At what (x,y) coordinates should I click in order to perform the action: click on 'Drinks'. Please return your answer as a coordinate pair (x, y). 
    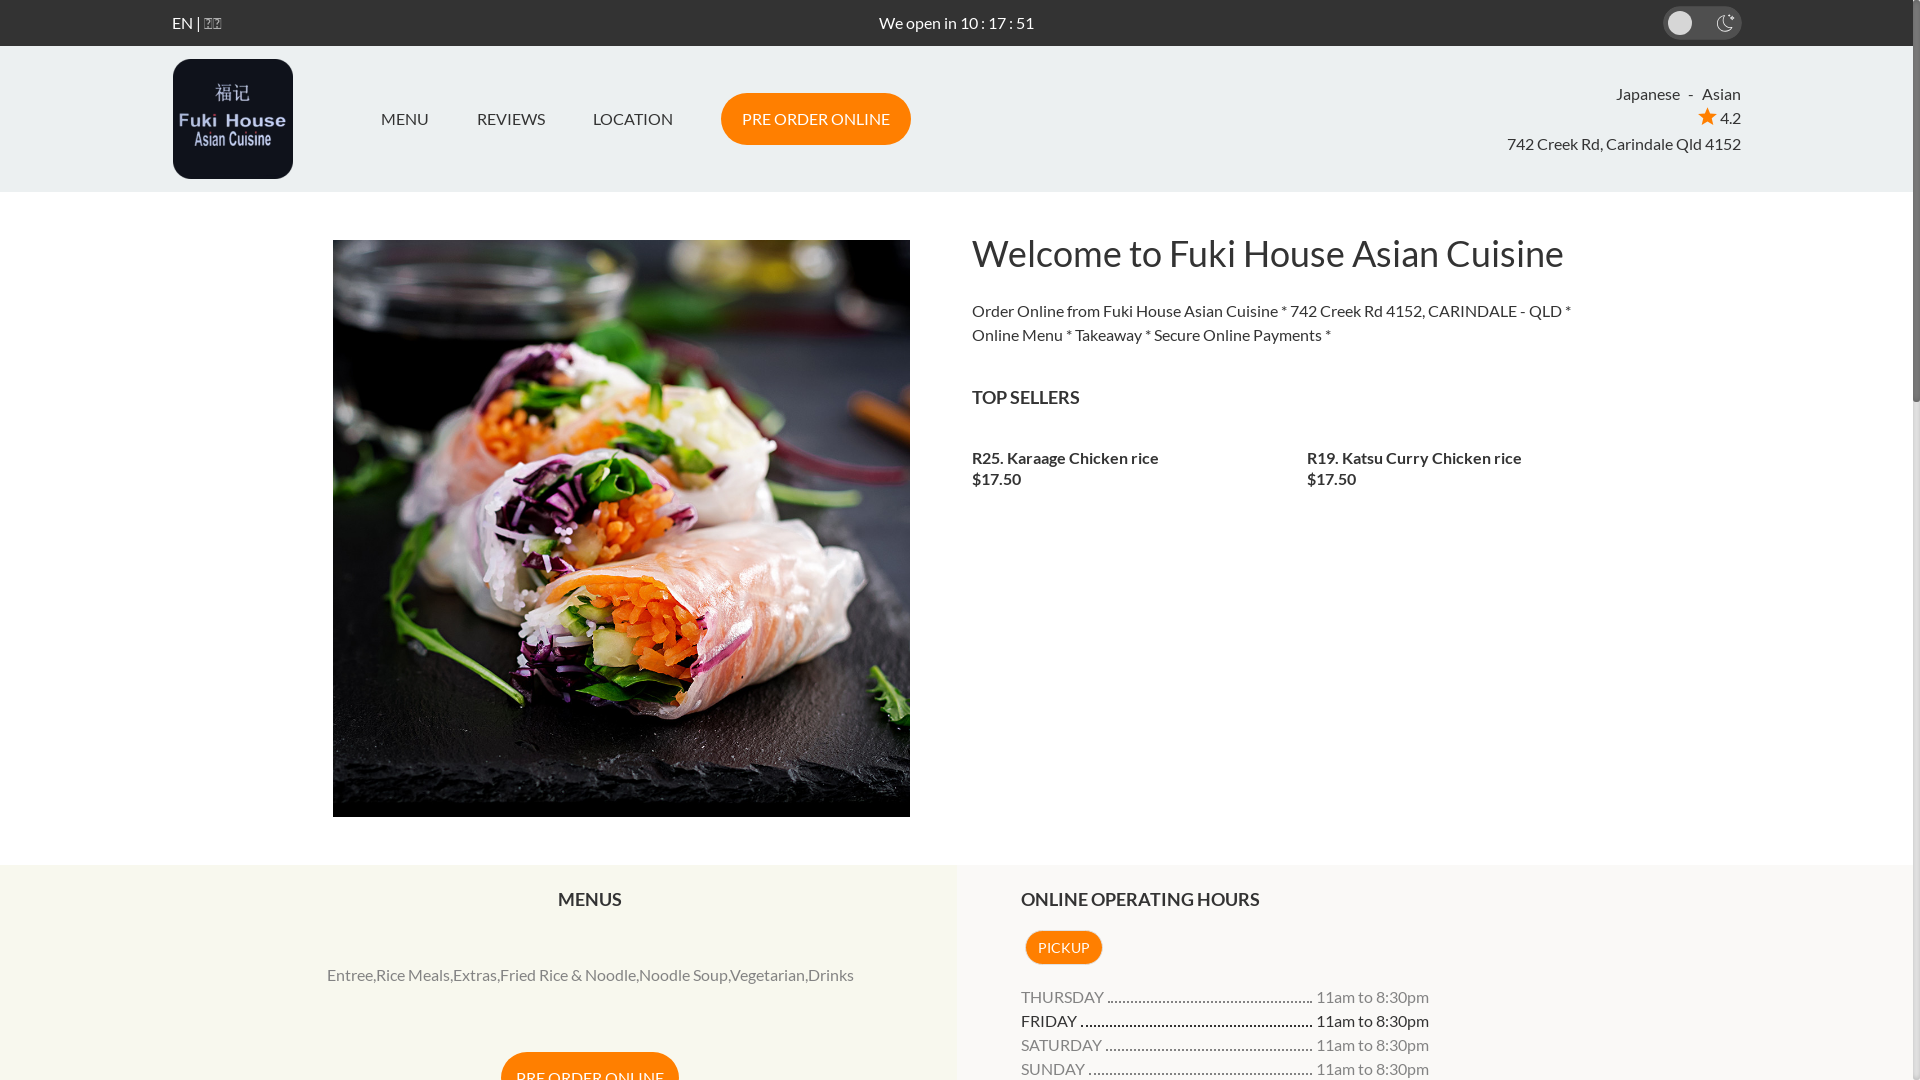
    Looking at the image, I should click on (830, 973).